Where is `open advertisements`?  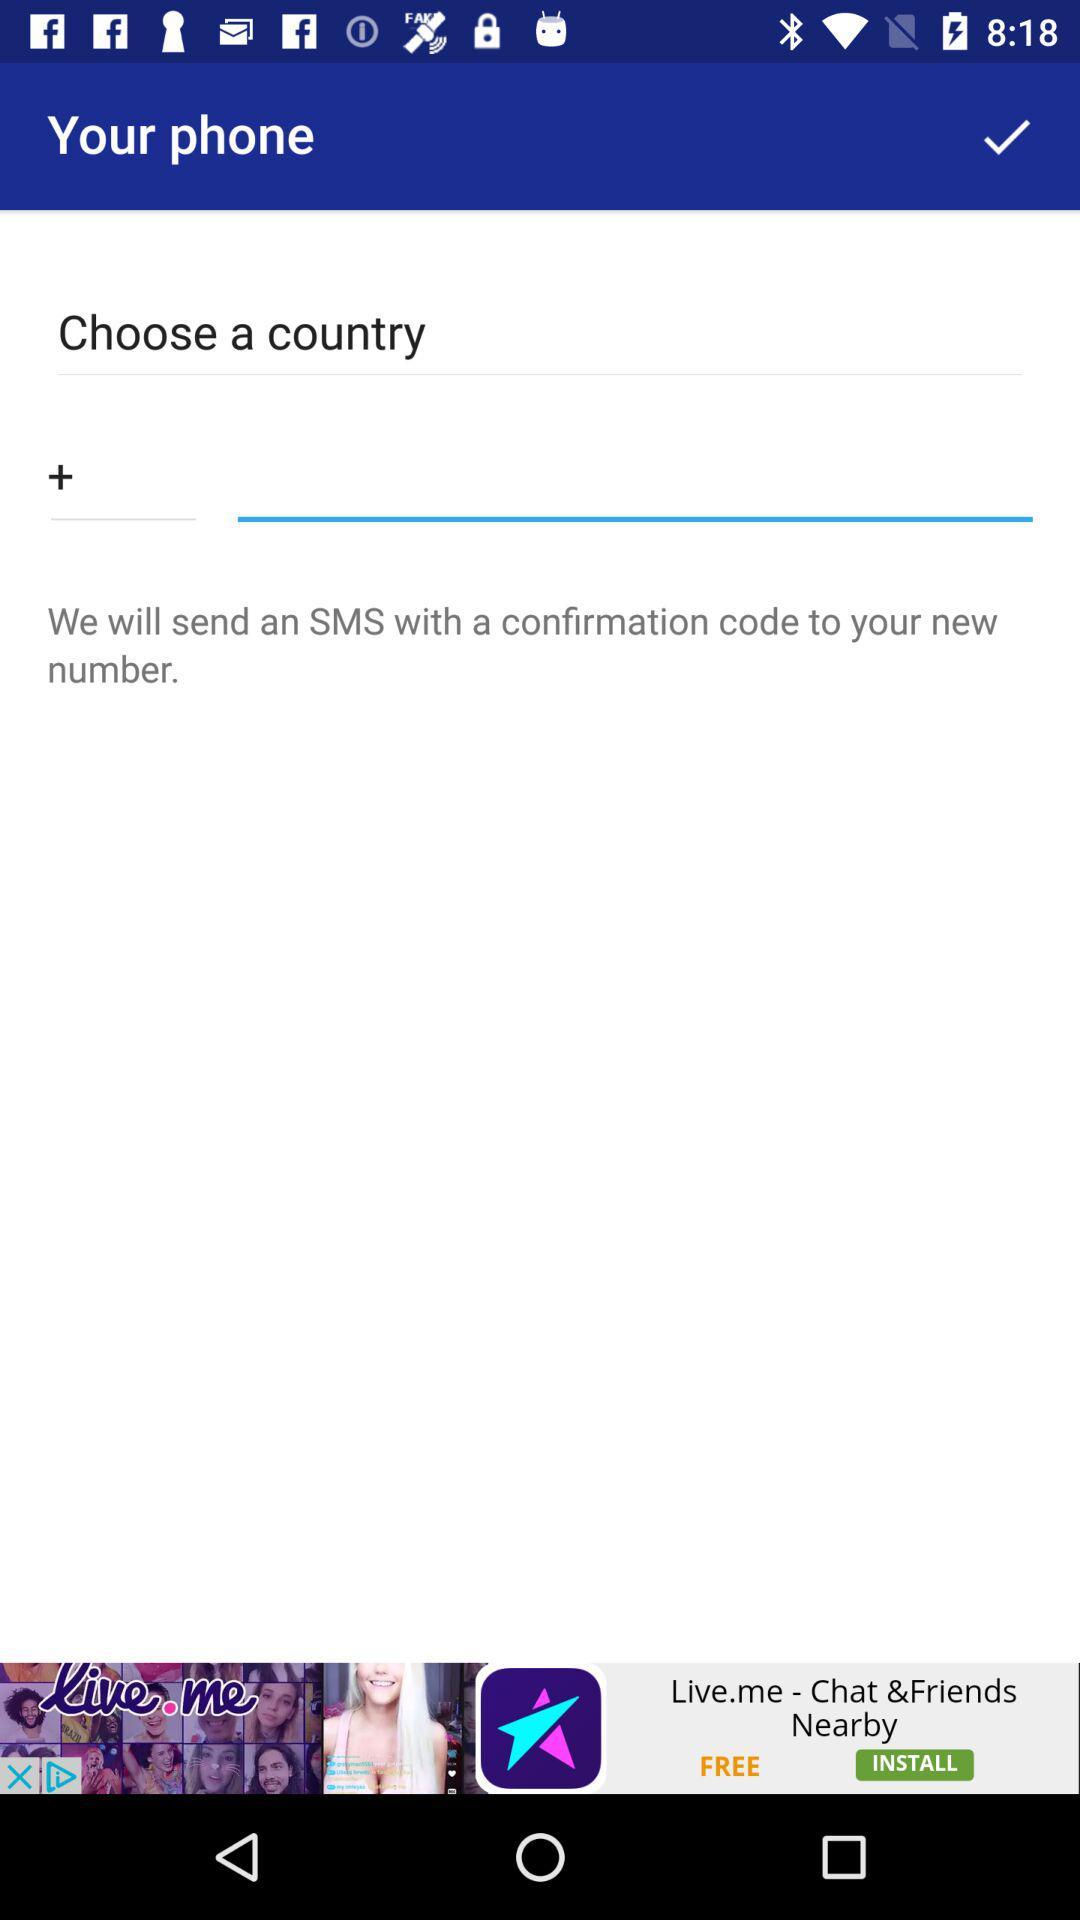 open advertisements is located at coordinates (540, 1727).